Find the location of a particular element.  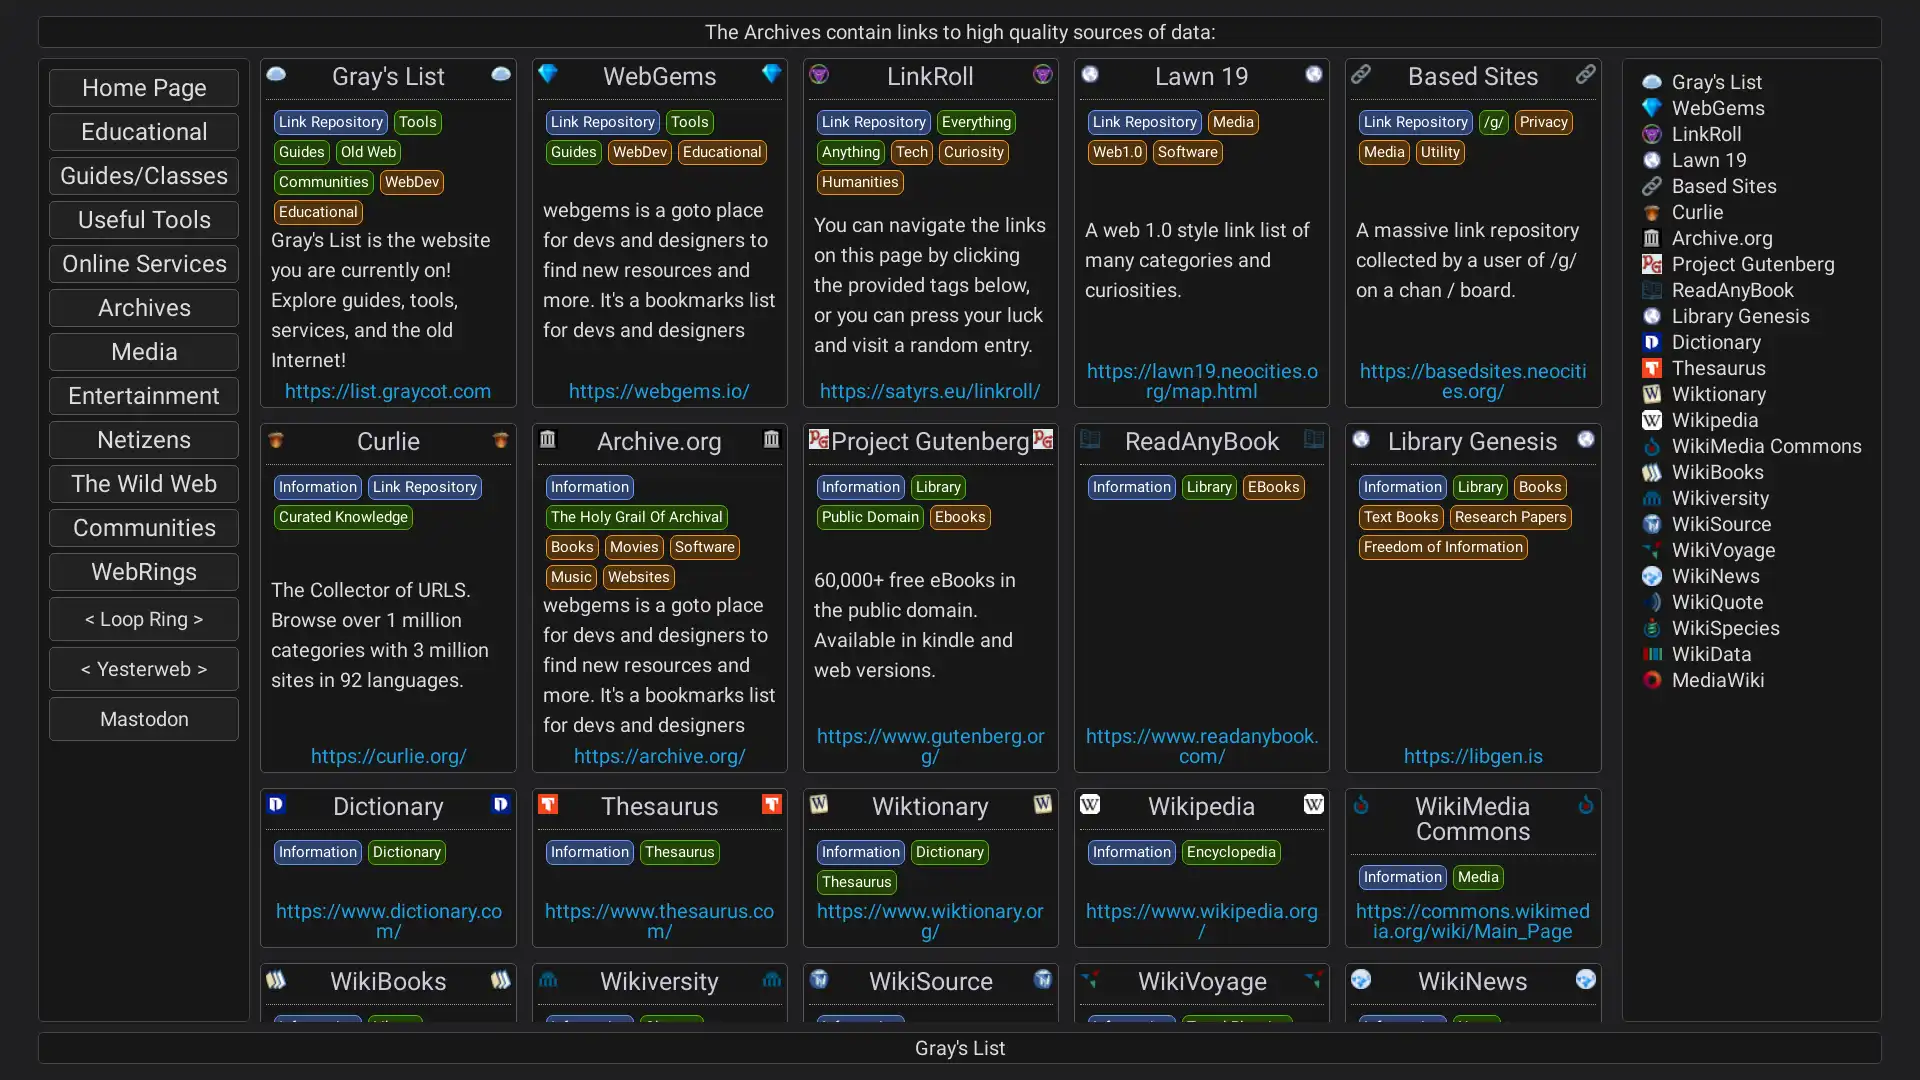

Guides/Classes is located at coordinates (143, 175).